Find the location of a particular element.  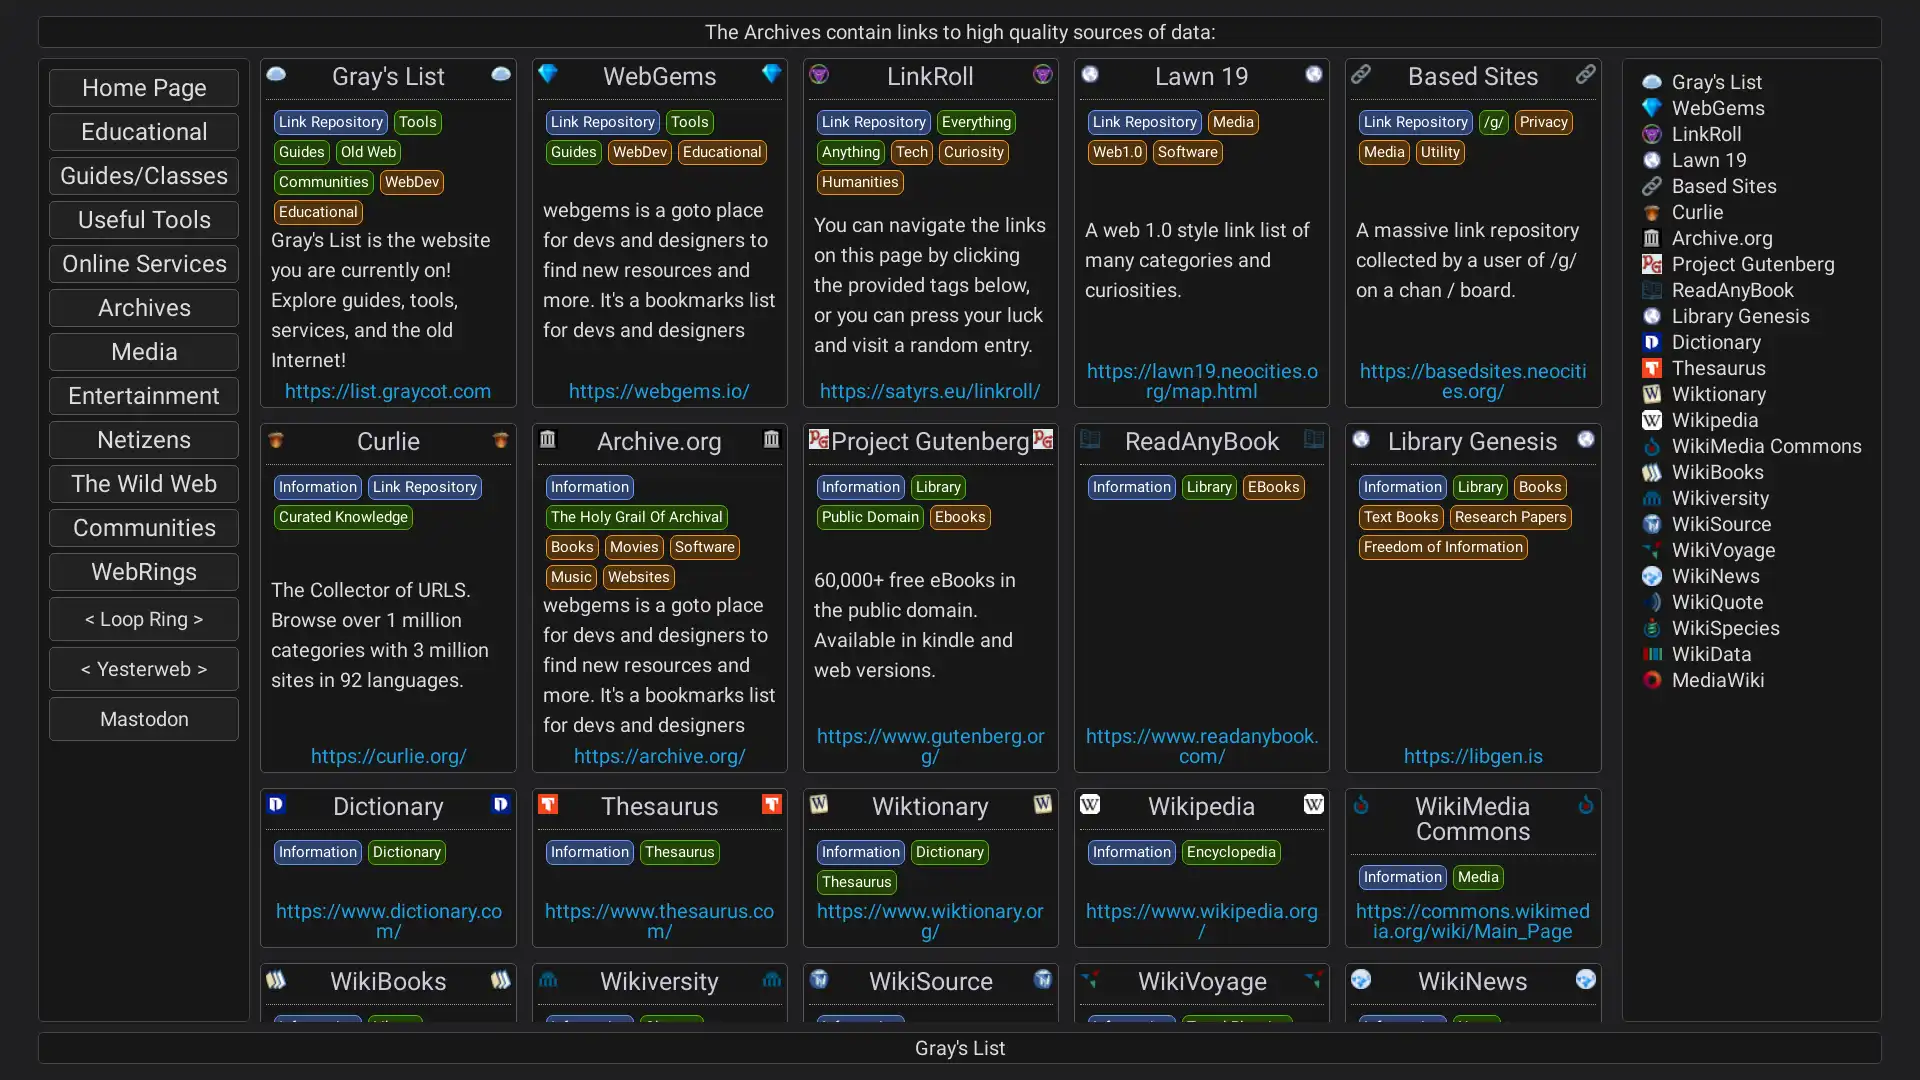

Guides/Classes is located at coordinates (143, 175).